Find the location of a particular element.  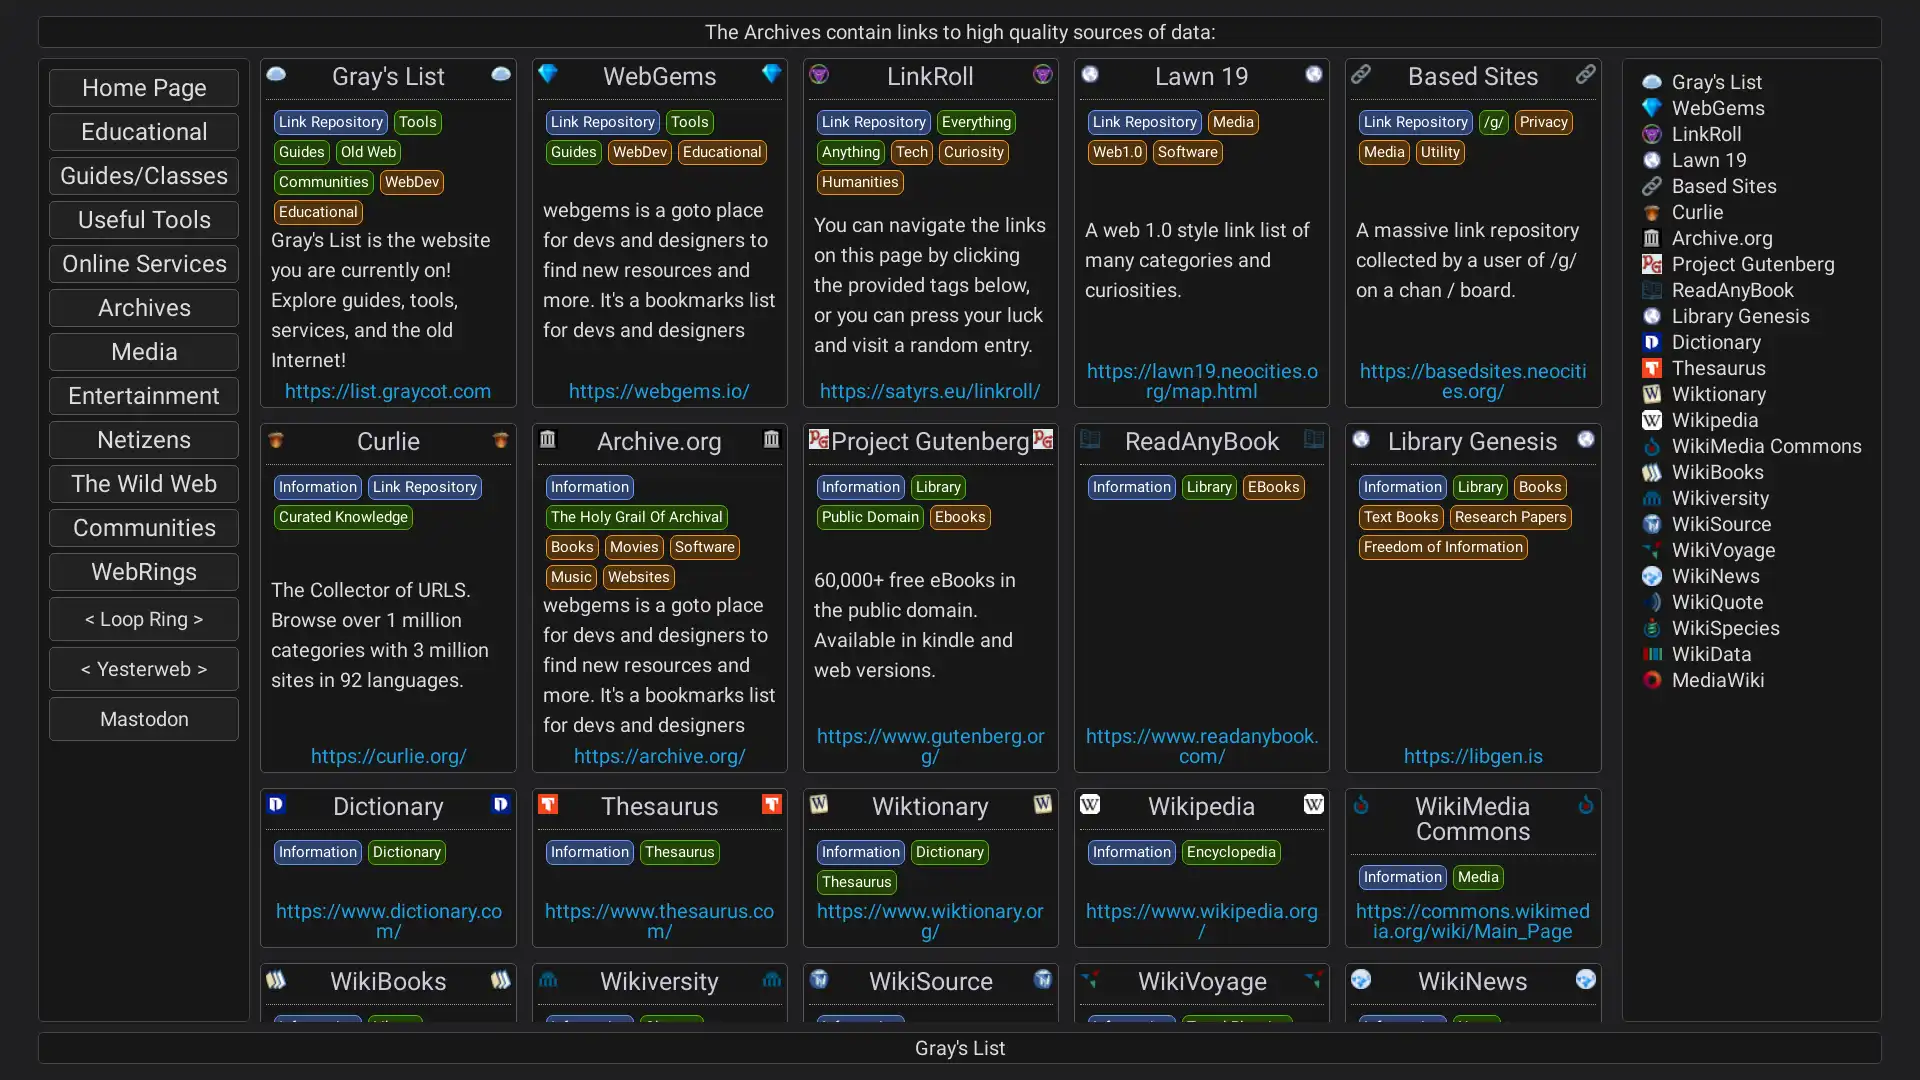

Guides/Classes is located at coordinates (143, 175).